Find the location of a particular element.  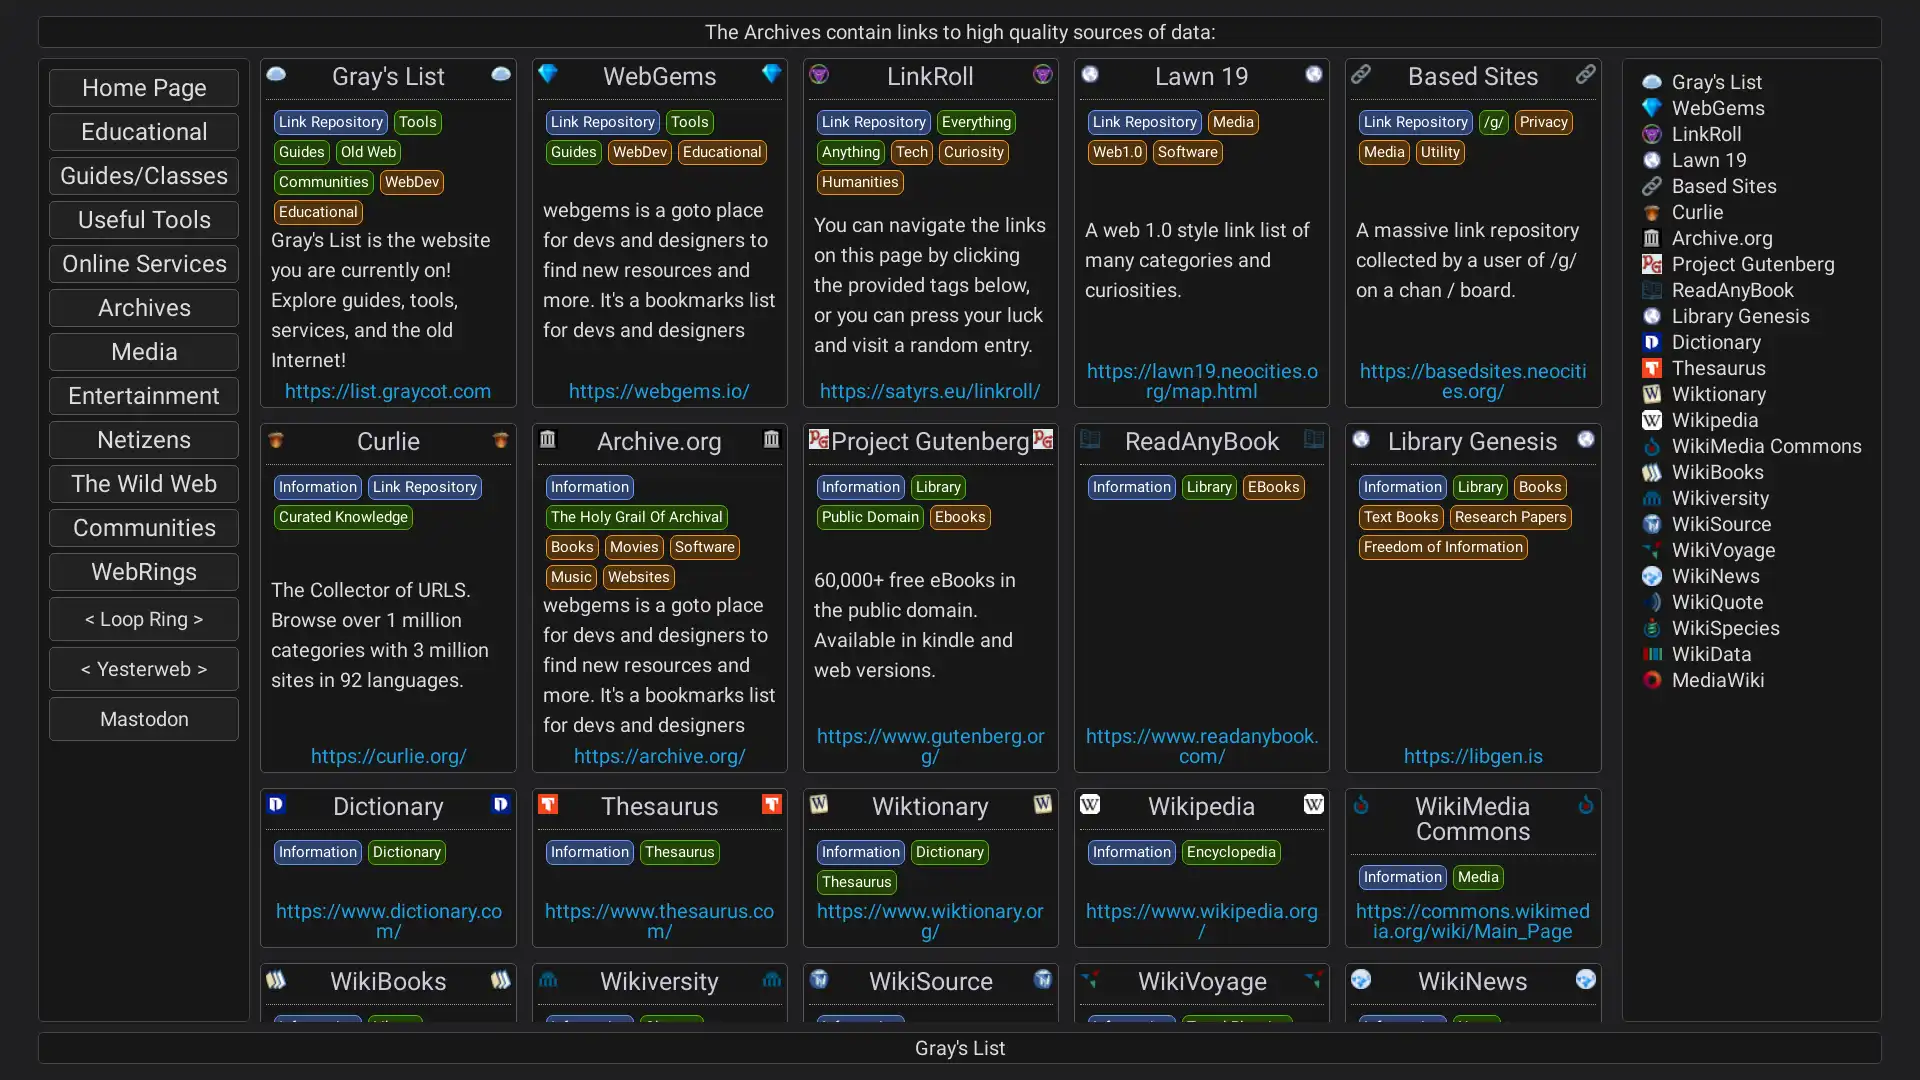

Guides/Classes is located at coordinates (143, 175).